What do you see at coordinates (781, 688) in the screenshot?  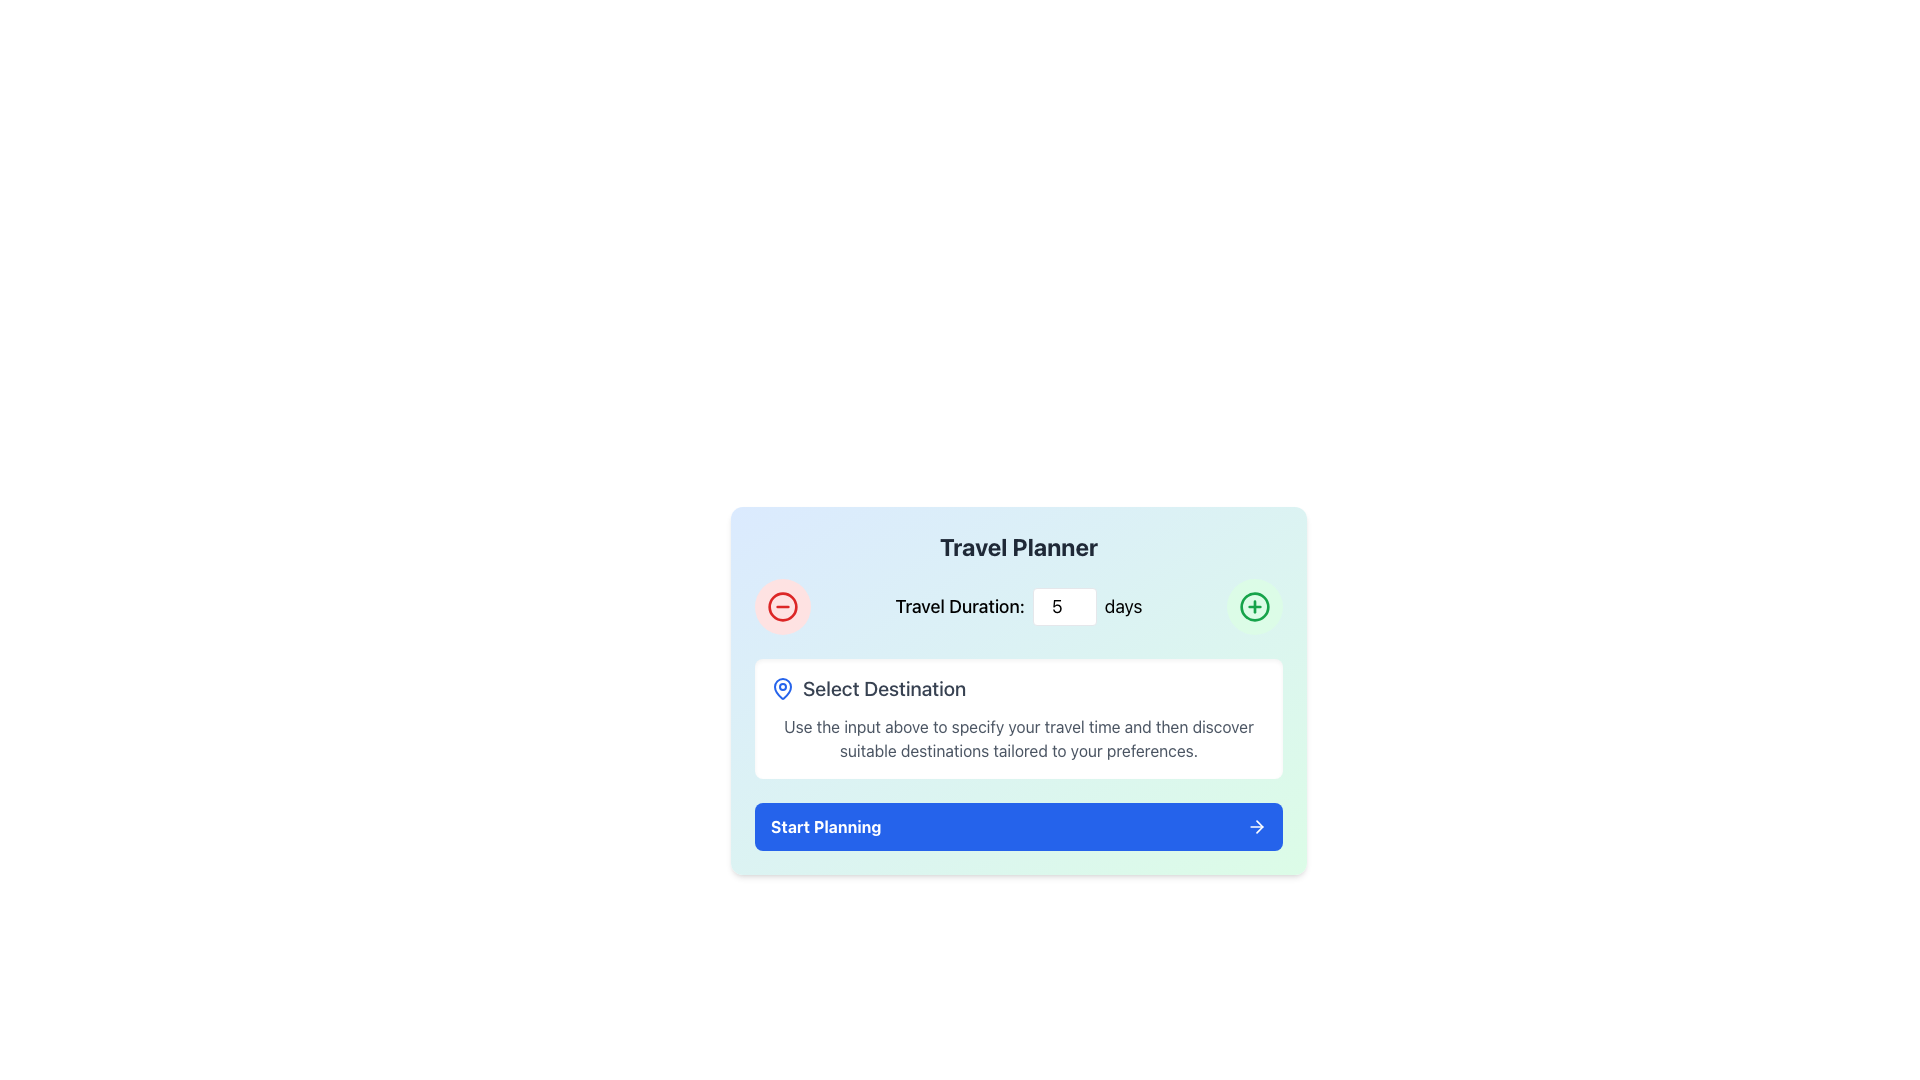 I see `the blue outline map-pin icon located to the left of the 'Select Destination' text` at bounding box center [781, 688].